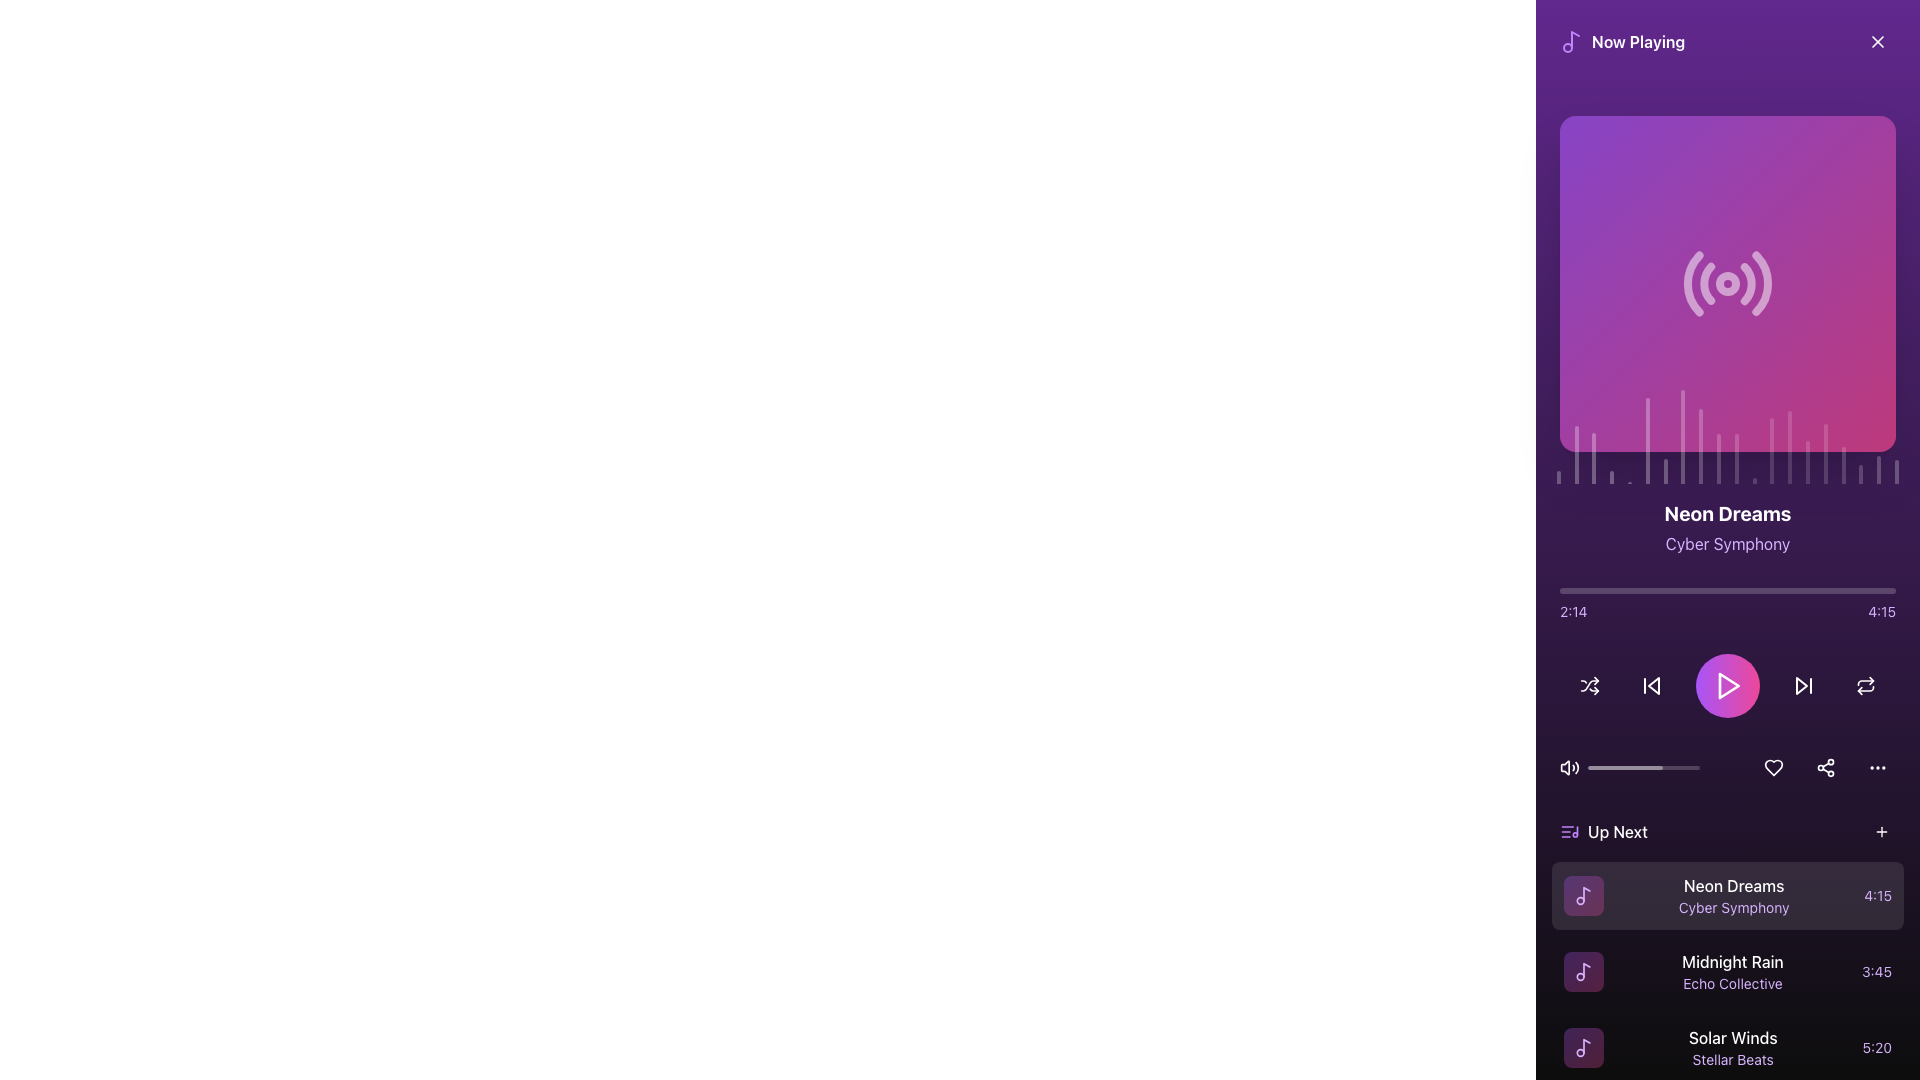  What do you see at coordinates (1842, 465) in the screenshot?
I see `the seventeenth vertical graphical bar in the equalizer or activity graph, which visualizes audio activity or sound levels` at bounding box center [1842, 465].